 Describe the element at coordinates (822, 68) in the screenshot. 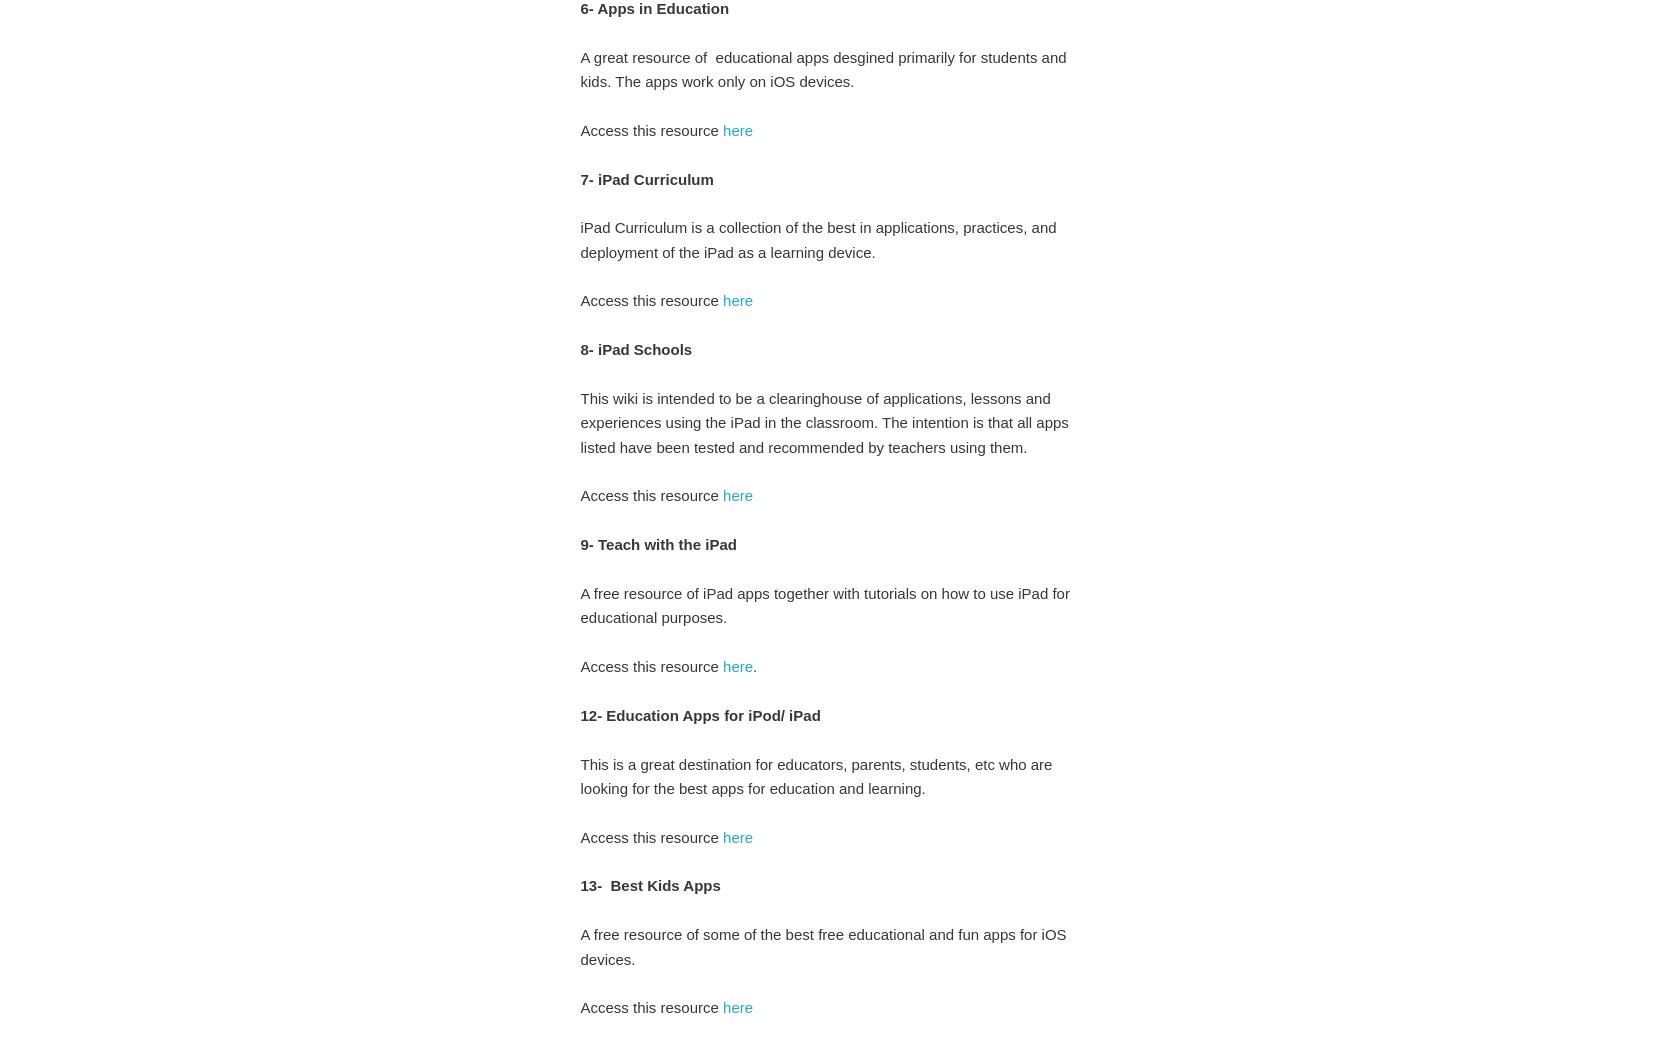

I see `'A great resource of  educational apps desgined primarily for students and kids. The apps work only on iOS devices.'` at that location.